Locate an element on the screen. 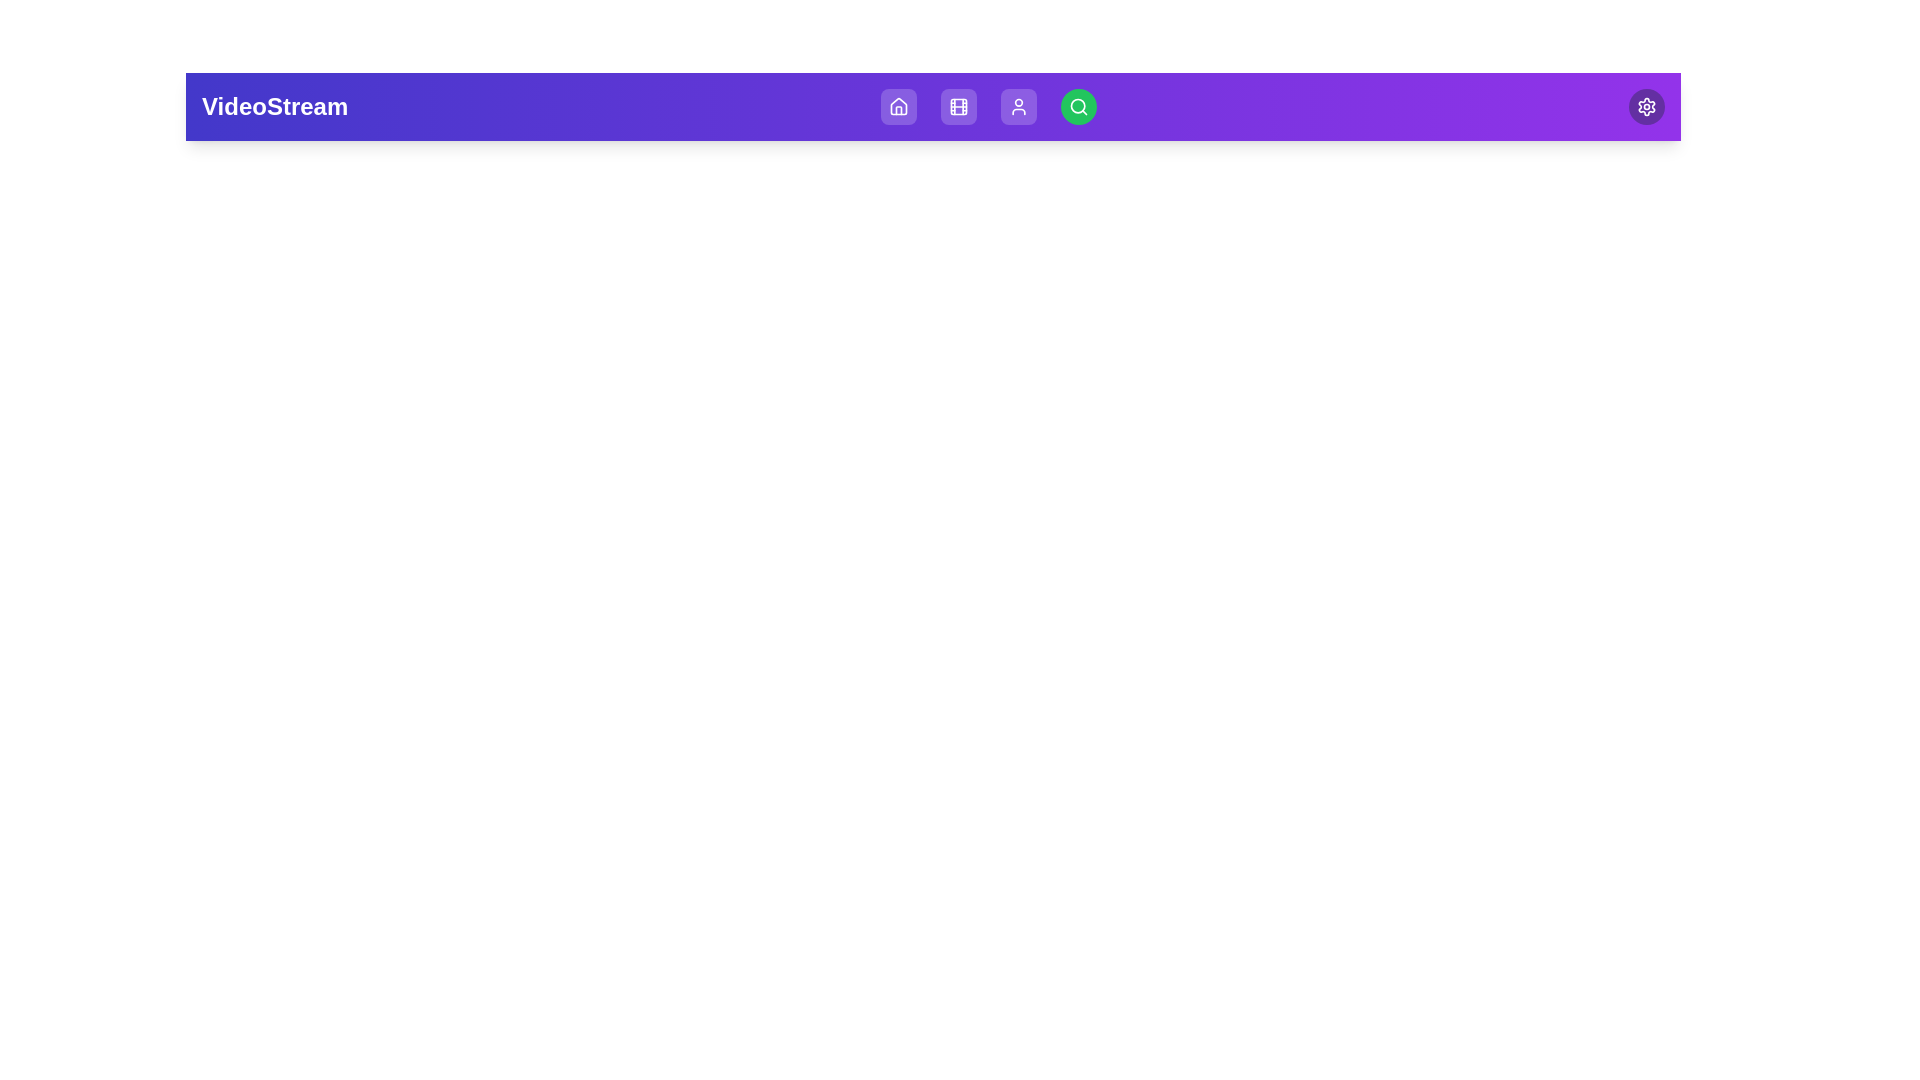 This screenshot has width=1920, height=1080. the Film button in the navigation bar is located at coordinates (957, 107).